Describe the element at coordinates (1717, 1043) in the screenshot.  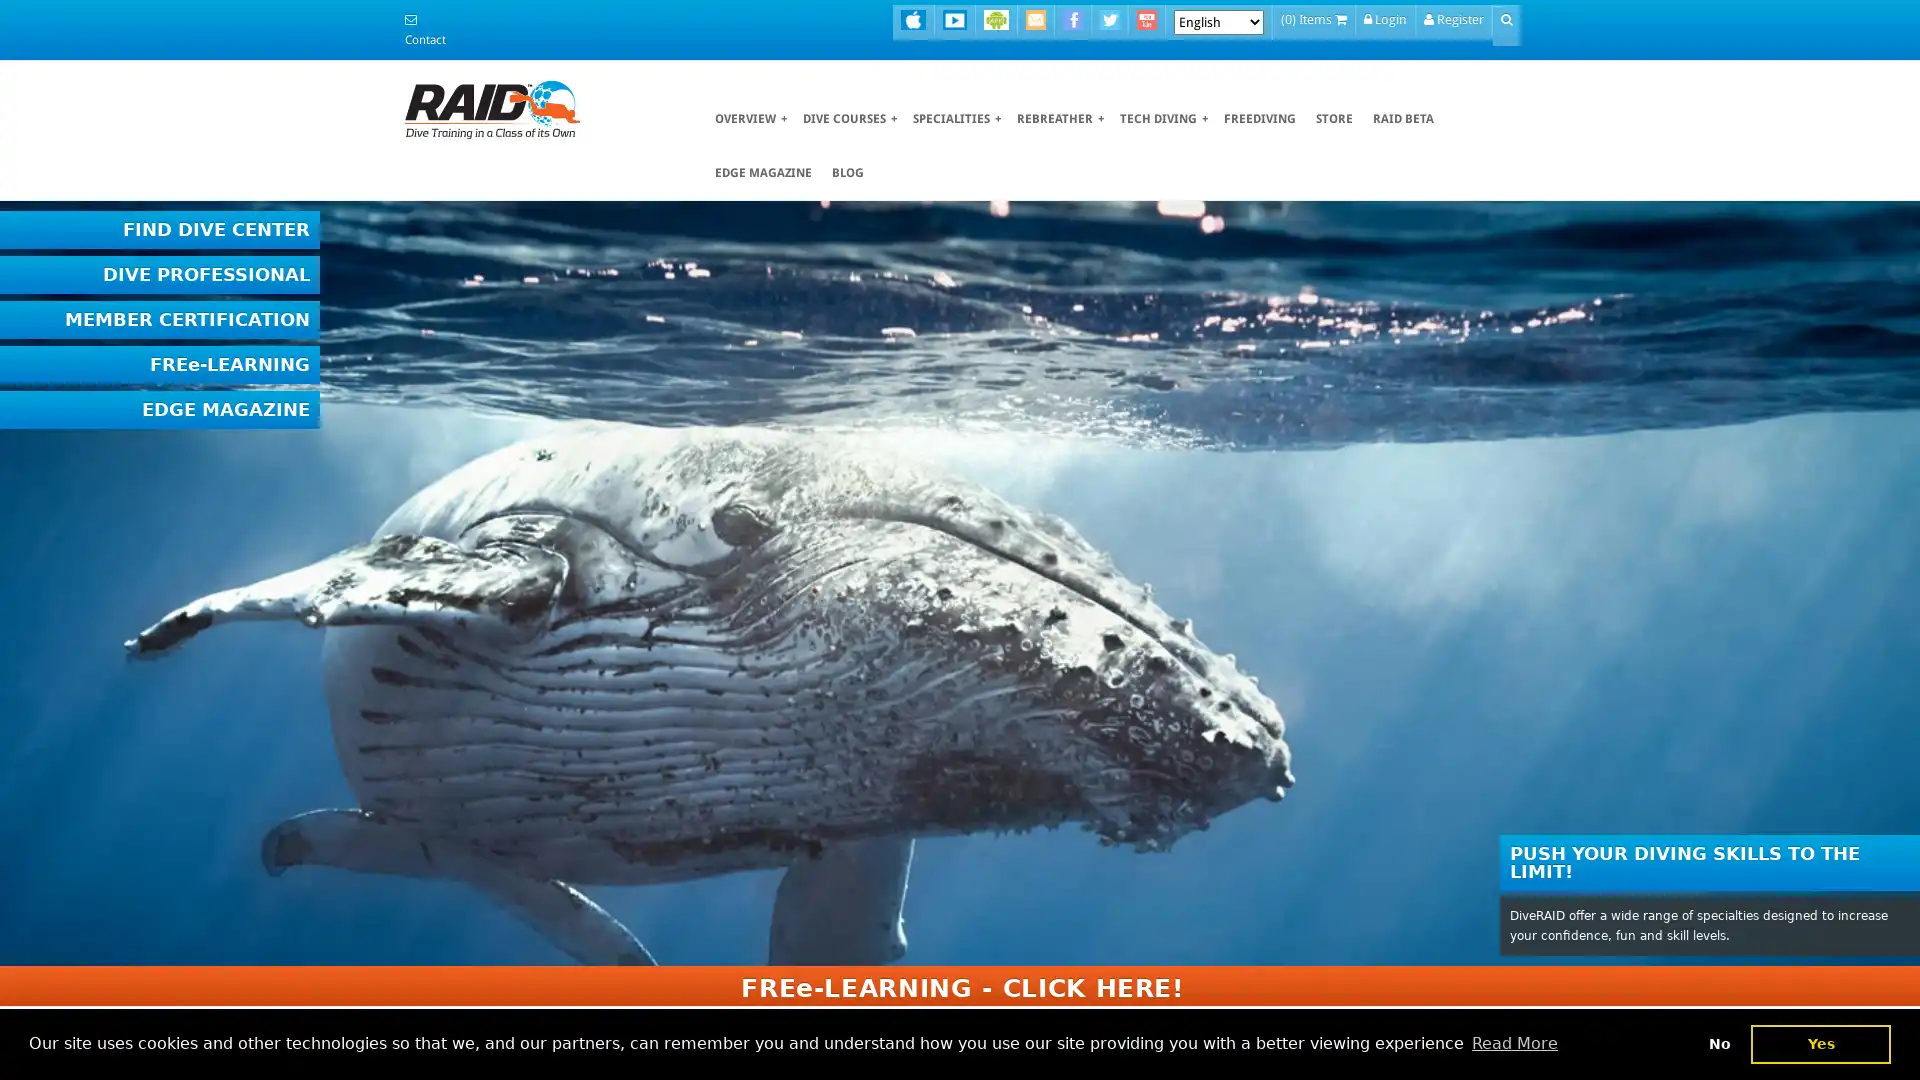
I see `deny cookies` at that location.